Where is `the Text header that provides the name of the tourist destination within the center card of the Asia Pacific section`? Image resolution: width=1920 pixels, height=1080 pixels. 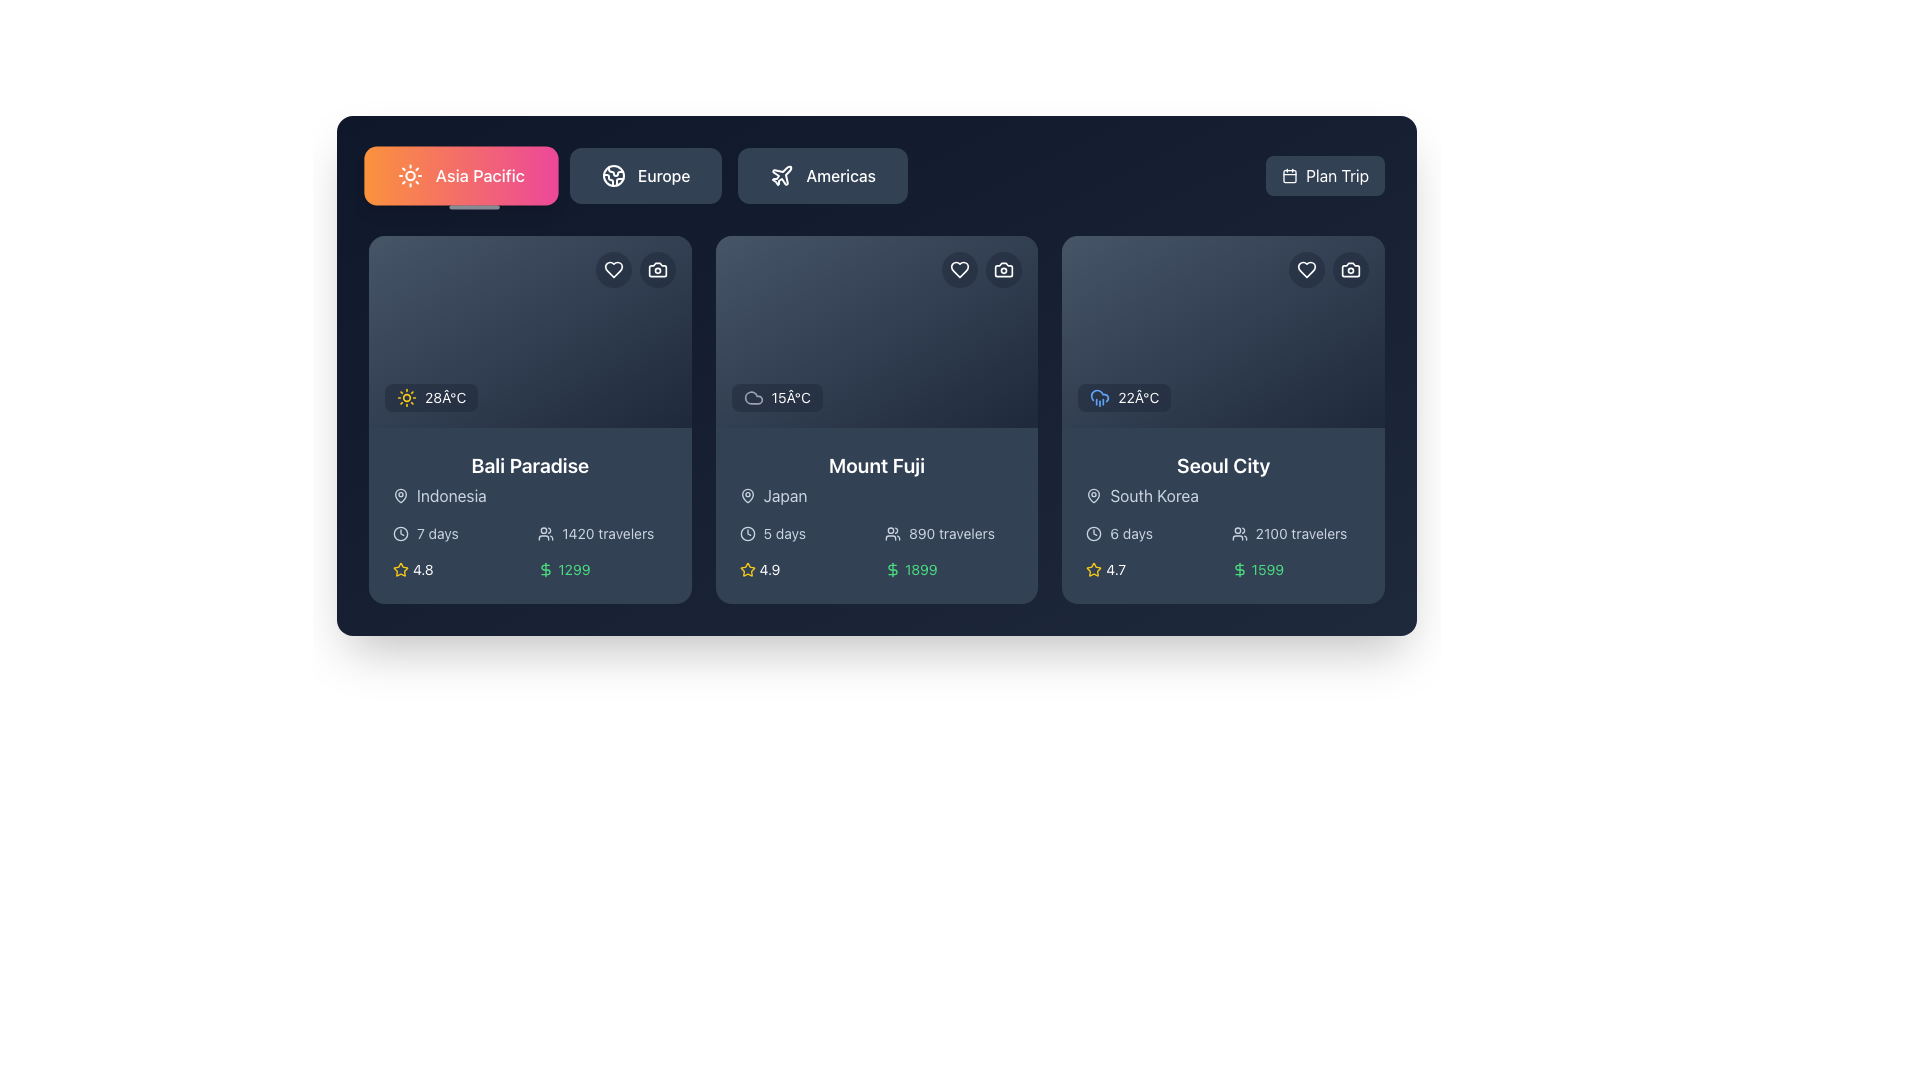
the Text header that provides the name of the tourist destination within the center card of the Asia Pacific section is located at coordinates (877, 466).